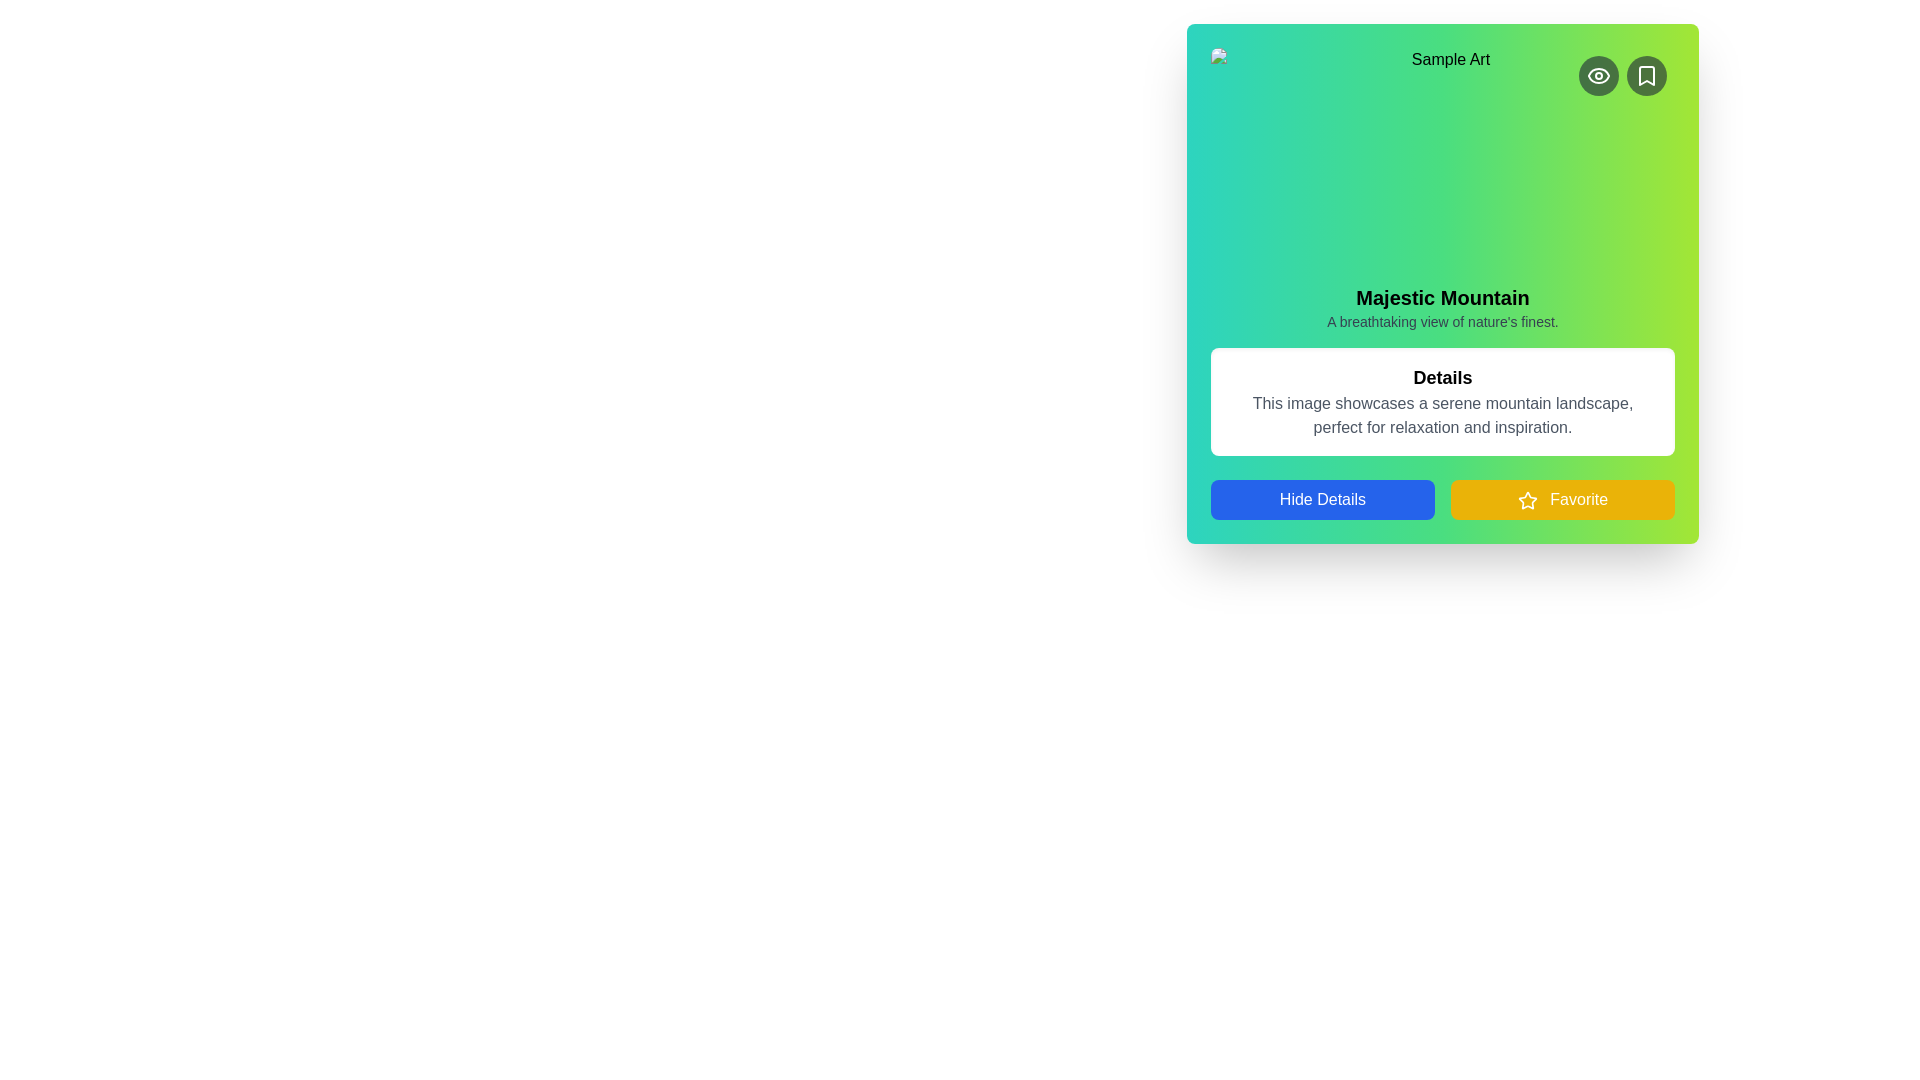  I want to click on the 'Favorite' button, which is a rectangular button with rounded corners, yellow background, white text, and a star icon, located to the right of the 'Hide Details' button, so click(1562, 499).